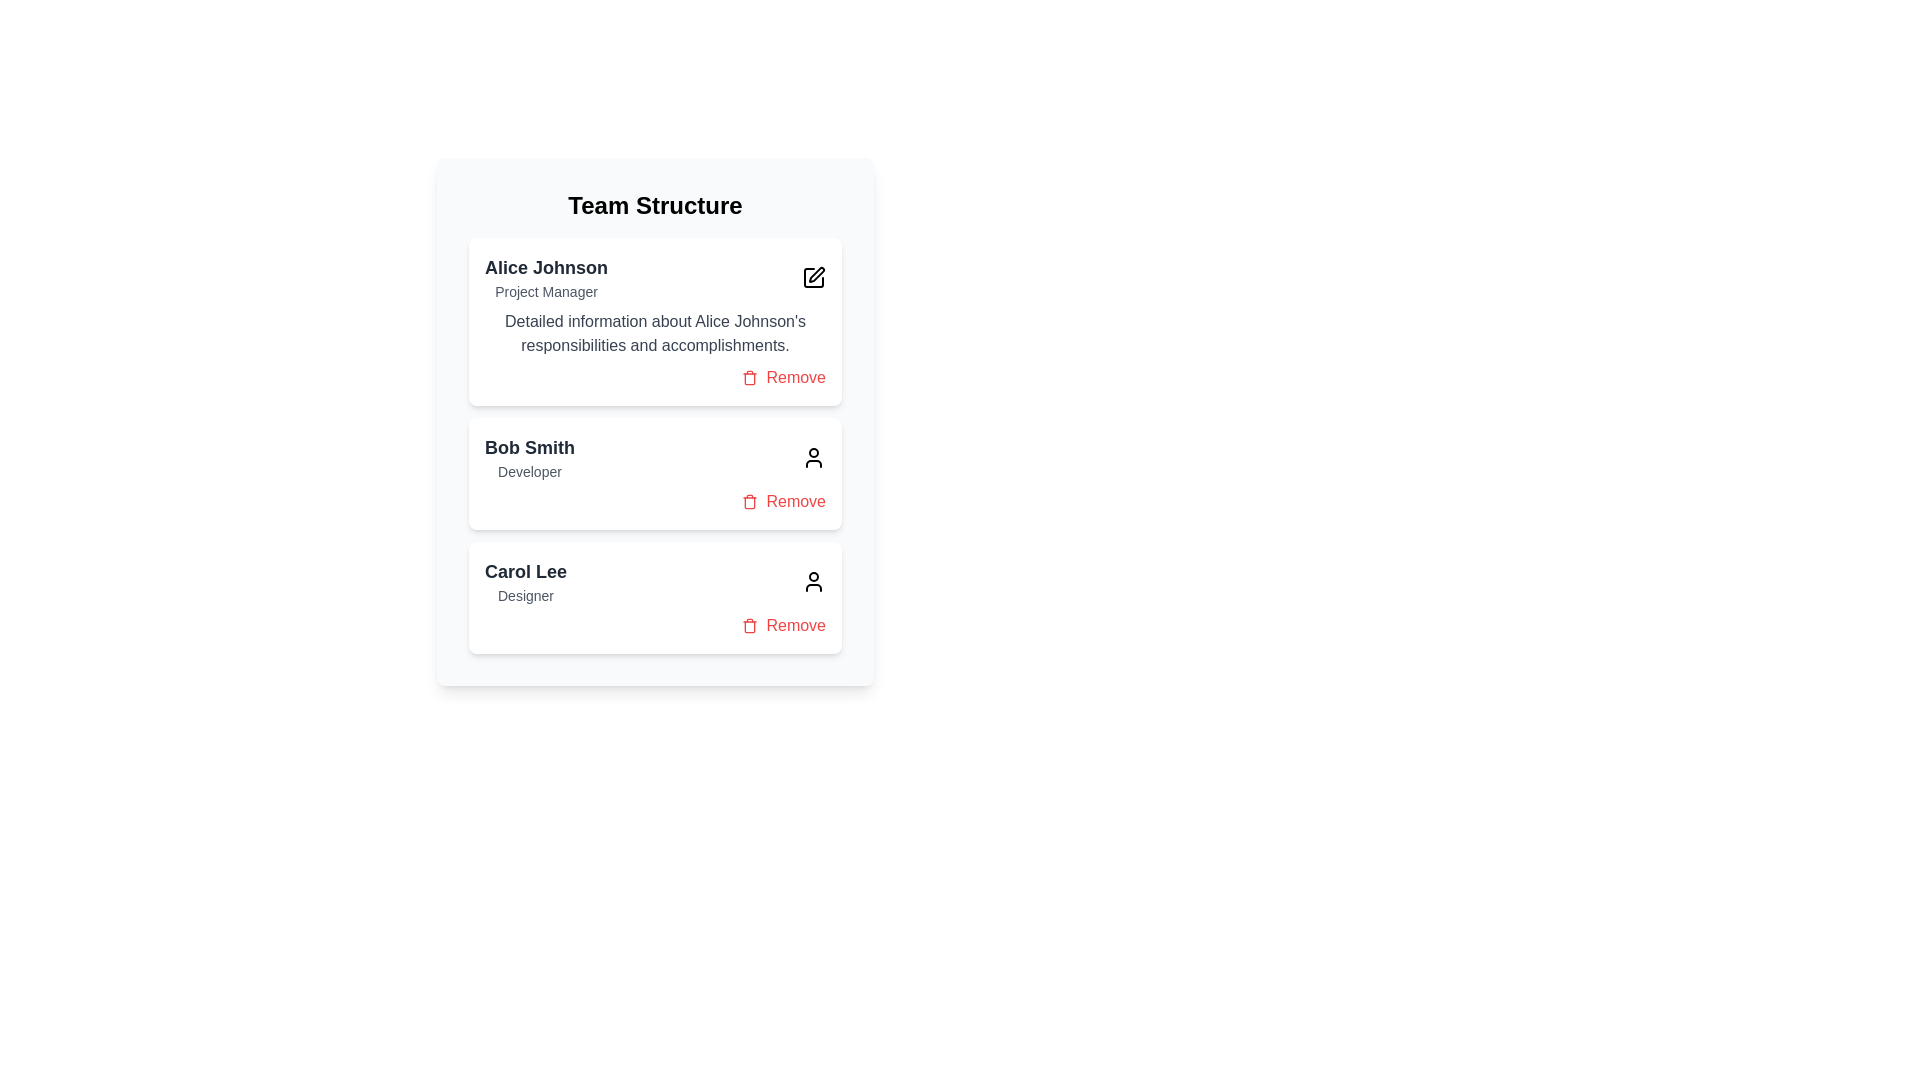  What do you see at coordinates (655, 277) in the screenshot?
I see `the header of the team member card to view detailed information about Alice Johnson` at bounding box center [655, 277].